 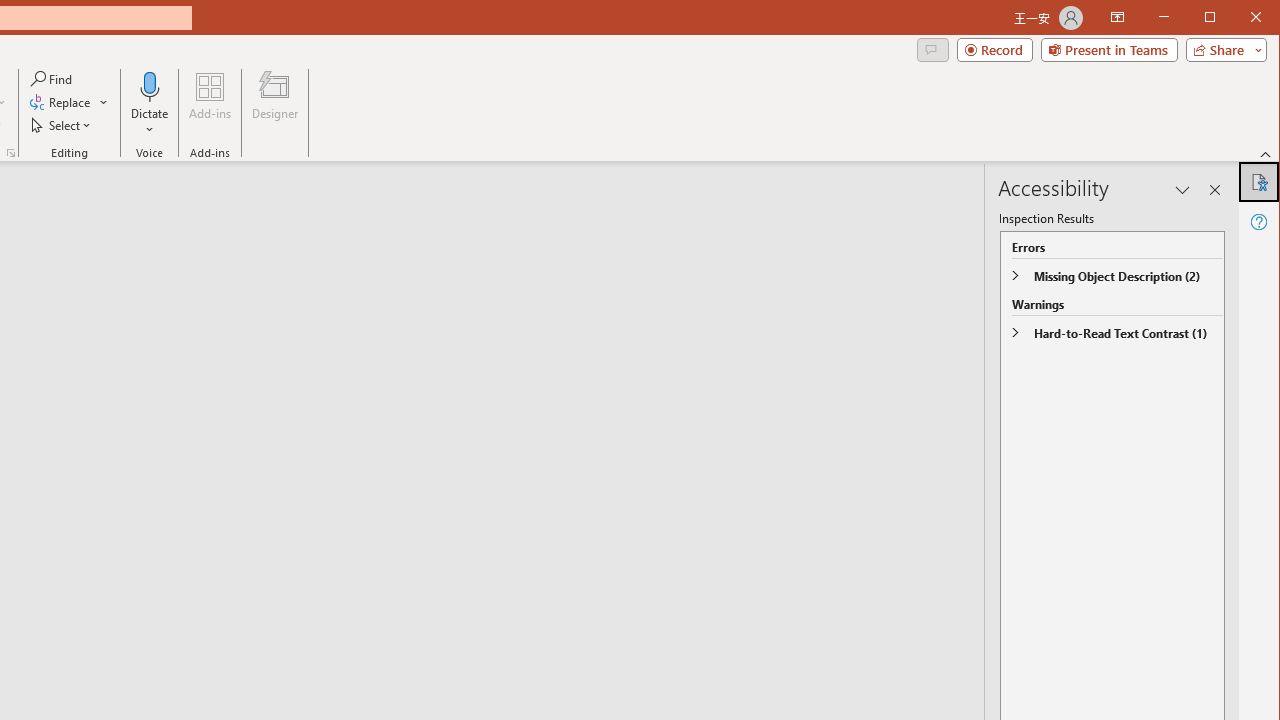 I want to click on 'Replace...', so click(x=62, y=102).